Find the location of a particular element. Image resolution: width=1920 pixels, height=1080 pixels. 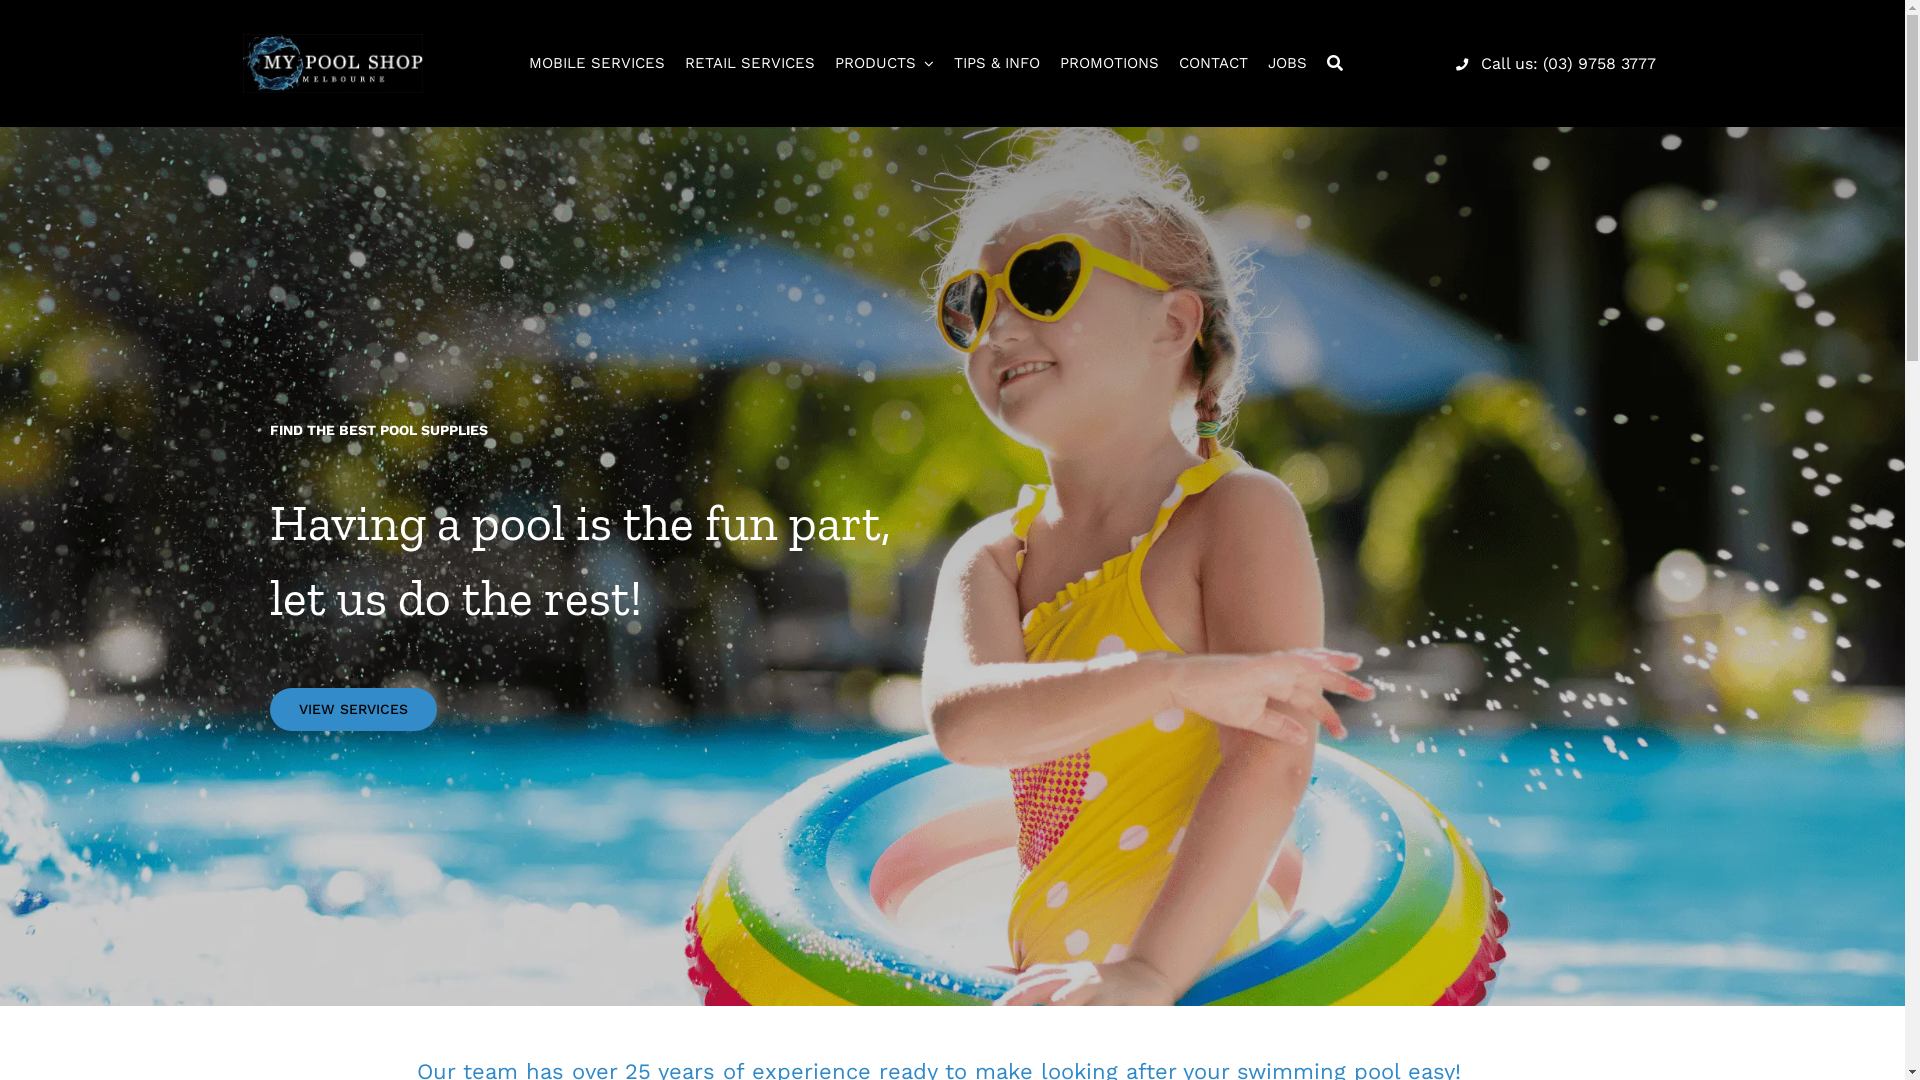

'RETAIL SERVICES' is located at coordinates (748, 63).